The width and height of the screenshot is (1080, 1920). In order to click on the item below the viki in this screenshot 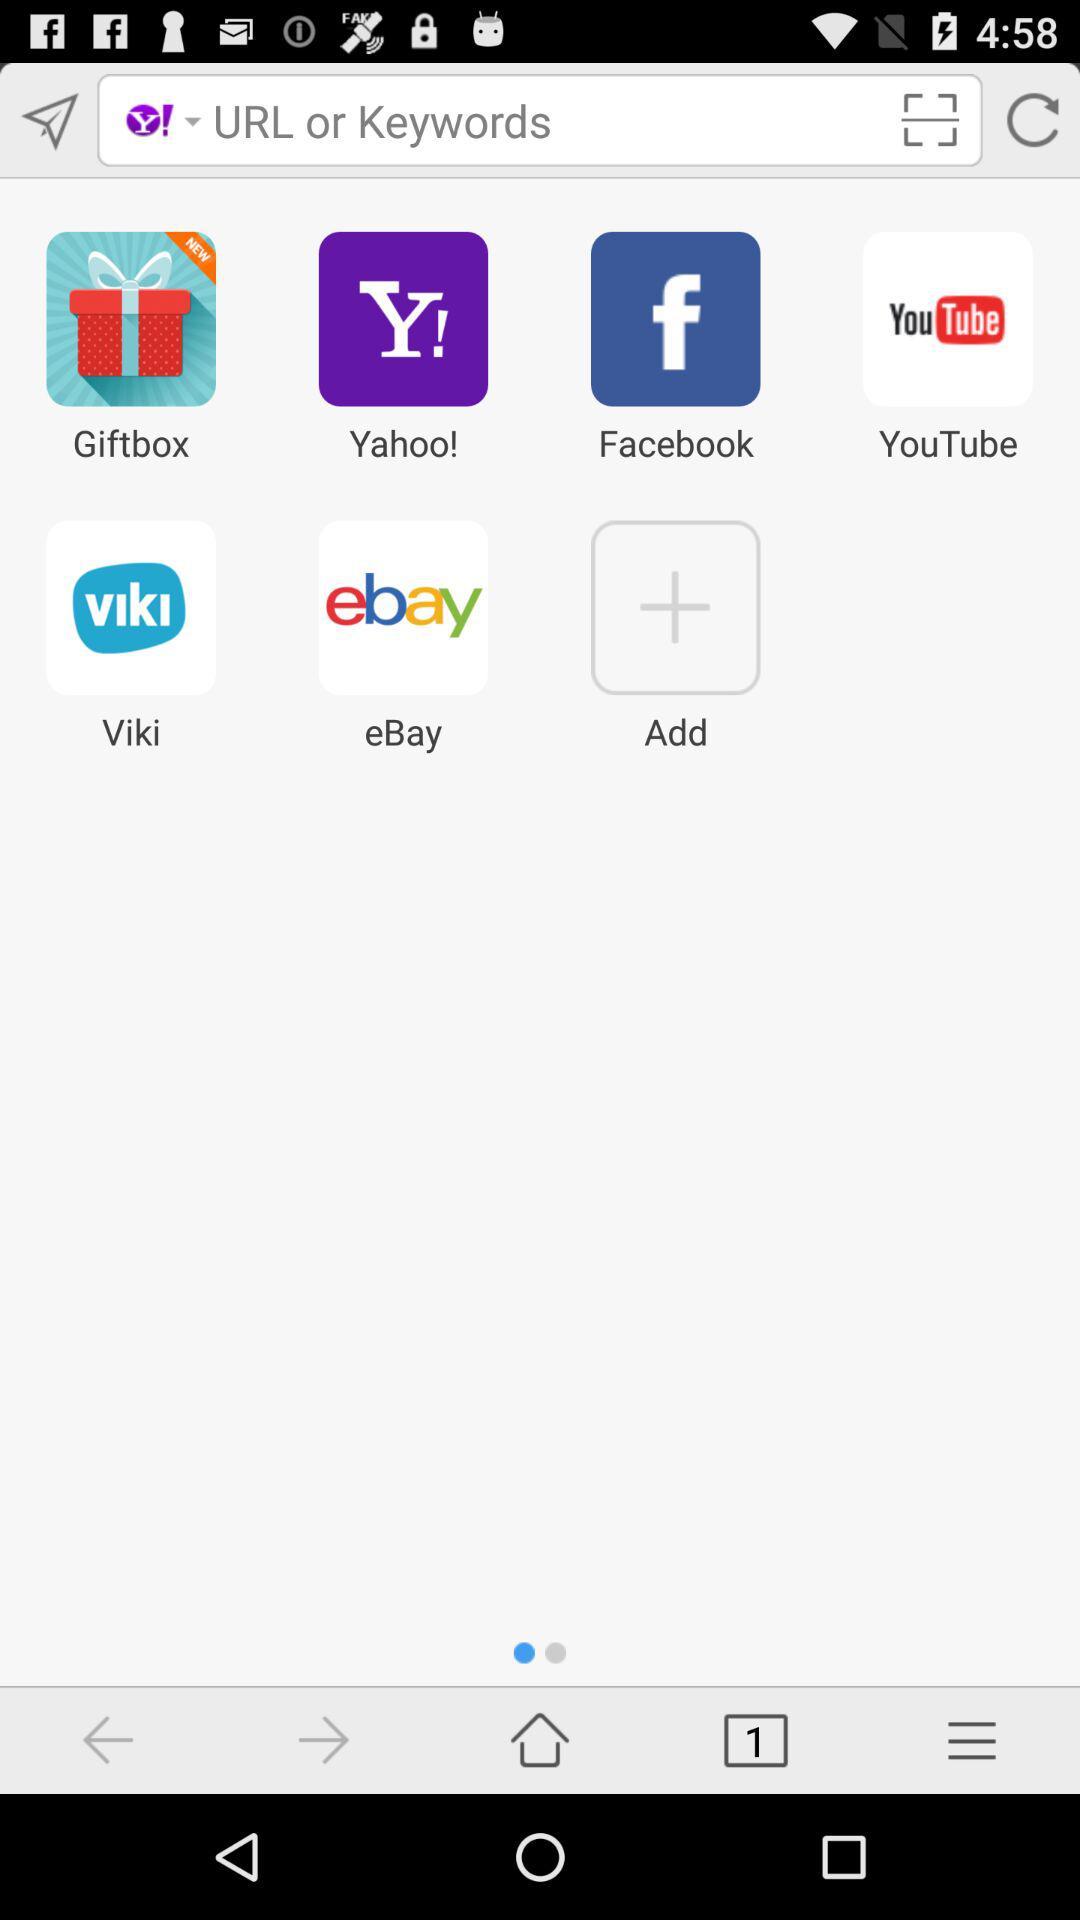, I will do `click(323, 1739)`.